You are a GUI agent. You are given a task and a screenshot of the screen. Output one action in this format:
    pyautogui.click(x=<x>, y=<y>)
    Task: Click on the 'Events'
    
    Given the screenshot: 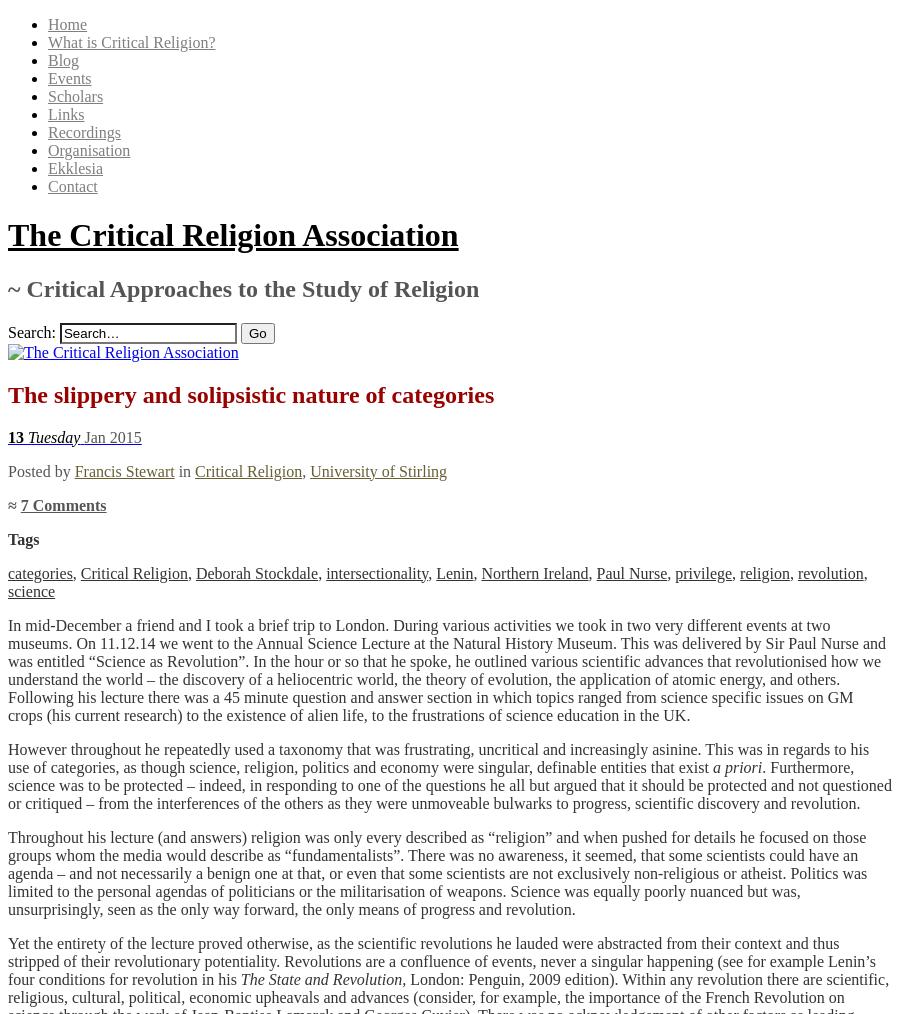 What is the action you would take?
    pyautogui.click(x=68, y=77)
    